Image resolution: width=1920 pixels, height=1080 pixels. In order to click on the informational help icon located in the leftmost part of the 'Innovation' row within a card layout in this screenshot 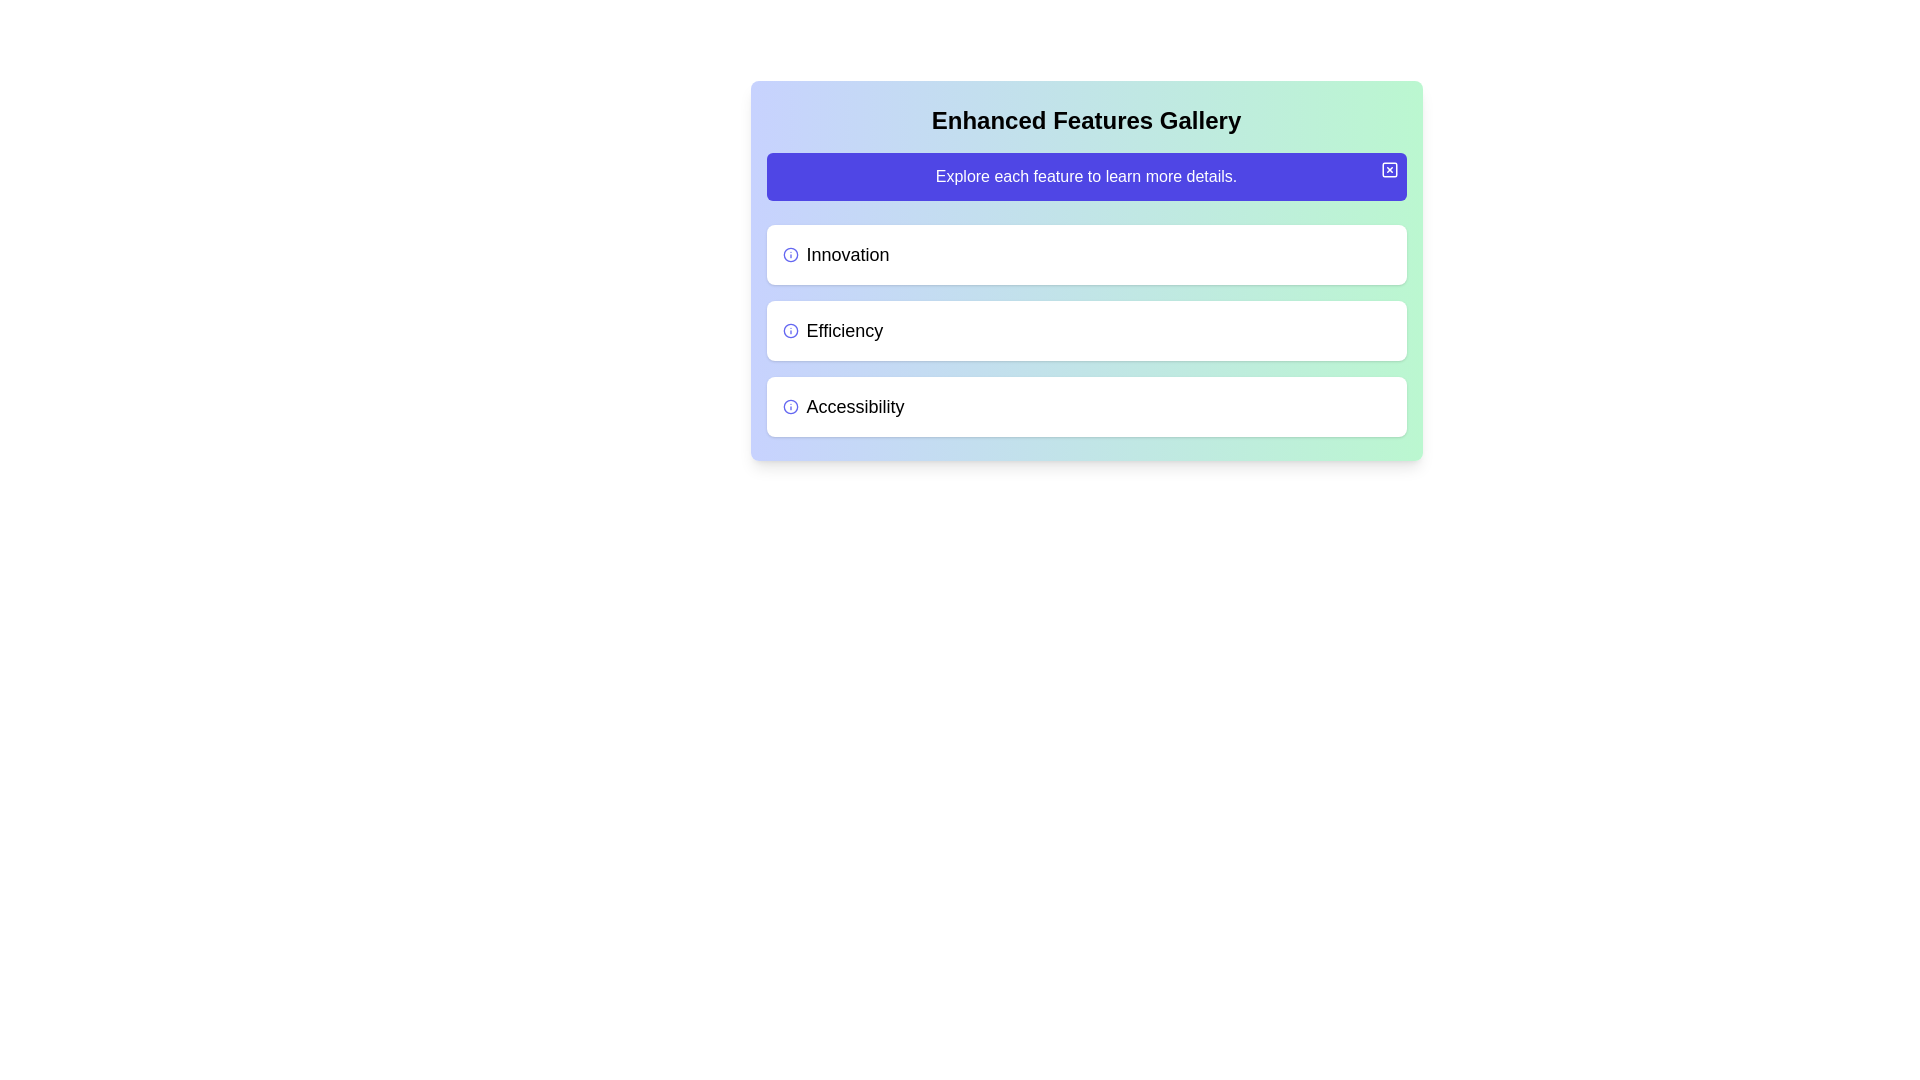, I will do `click(789, 253)`.